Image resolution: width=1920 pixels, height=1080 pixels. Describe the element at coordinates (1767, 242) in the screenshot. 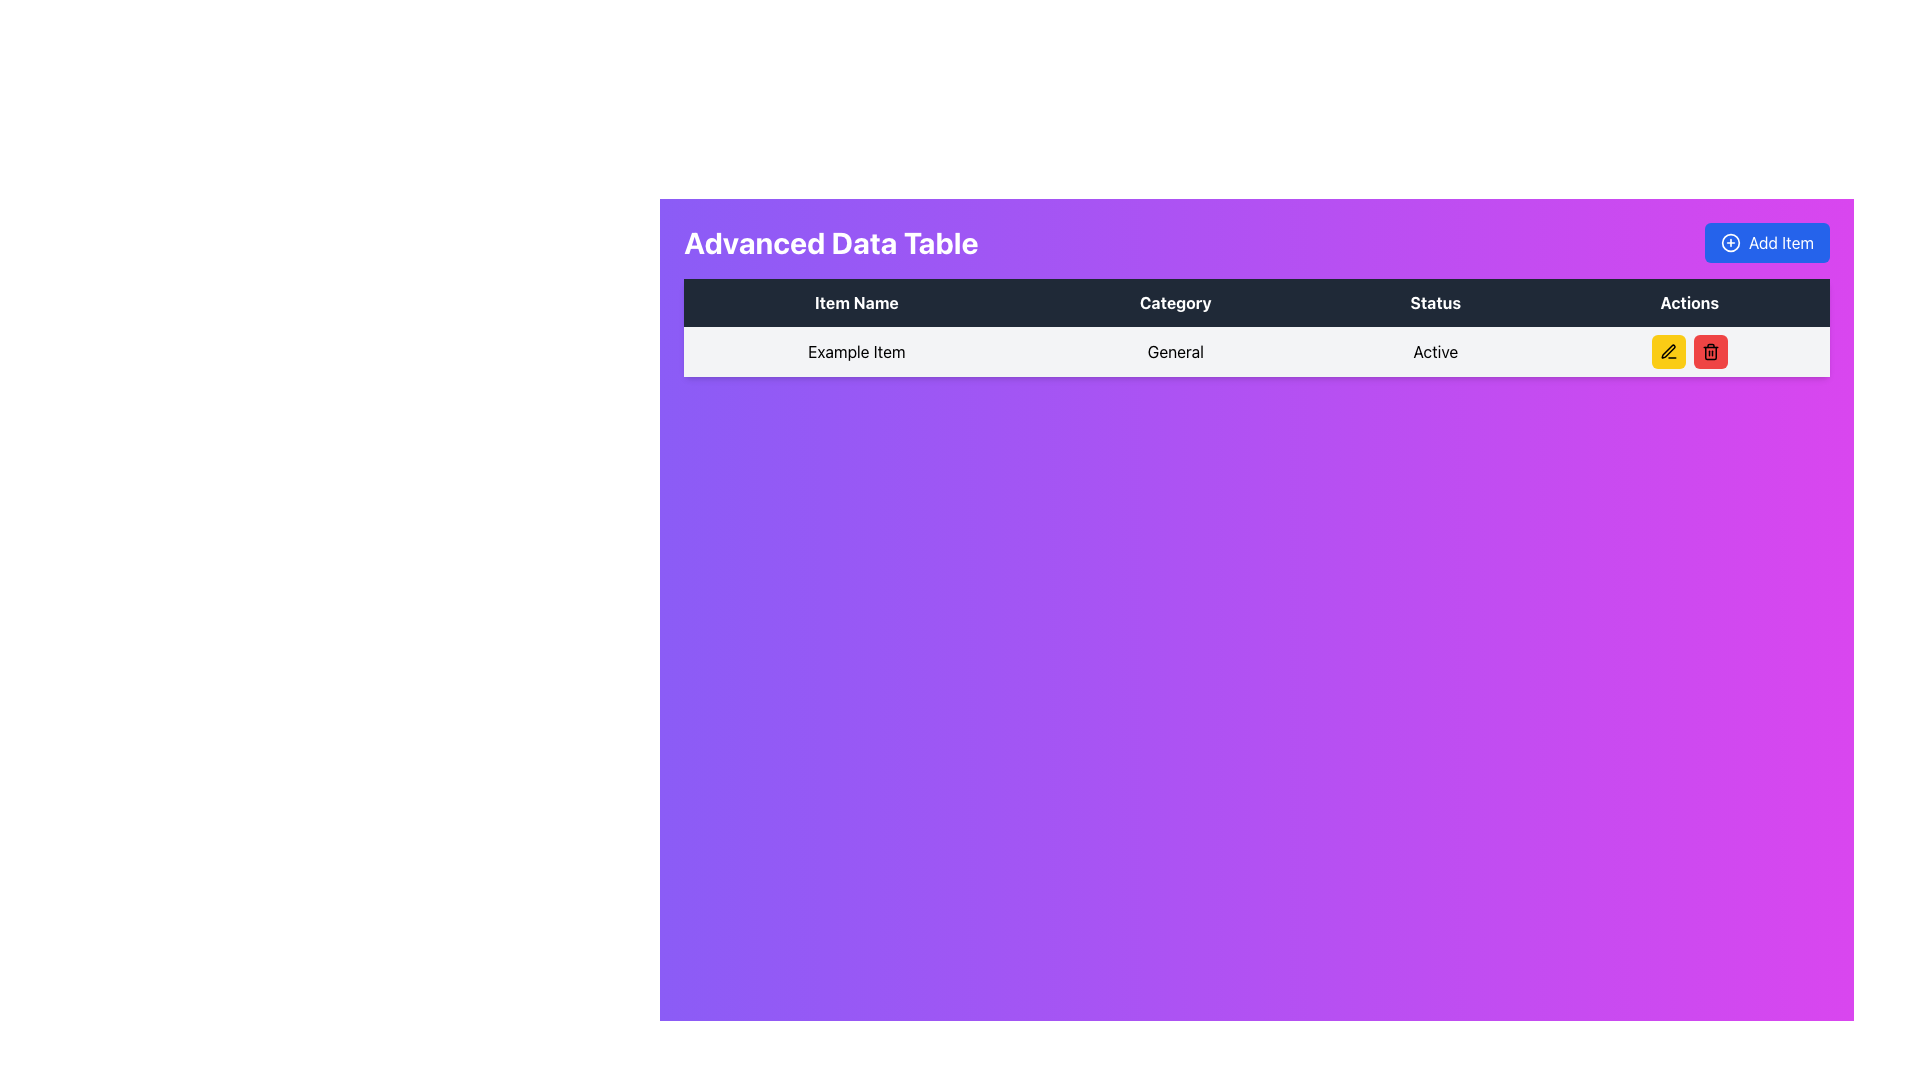

I see `the 'Add Item' button, which is a vibrant blue rectangular button with white text and a plus sign icon, located in the top-right corner of the interface adjacent to the 'Advanced Data Table' title` at that location.